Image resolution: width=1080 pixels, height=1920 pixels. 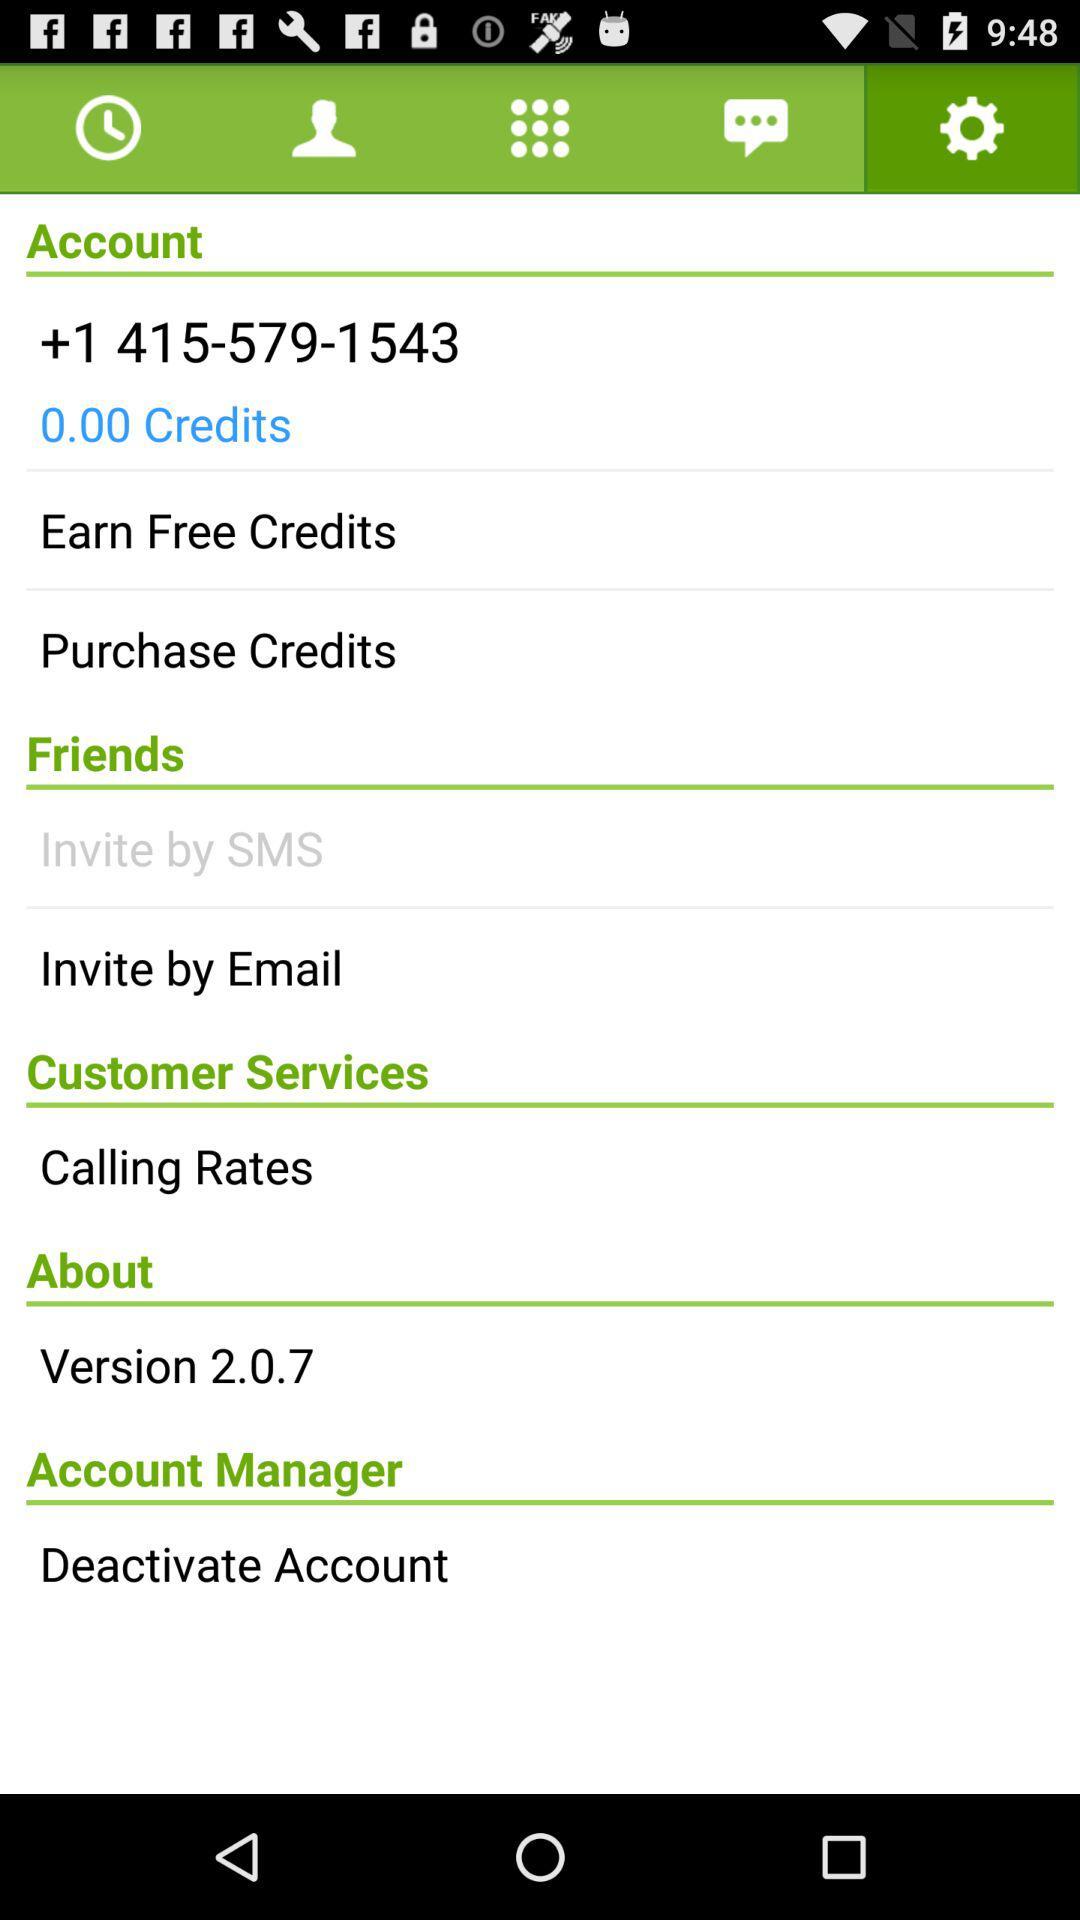 I want to click on deactivate account item, so click(x=540, y=1562).